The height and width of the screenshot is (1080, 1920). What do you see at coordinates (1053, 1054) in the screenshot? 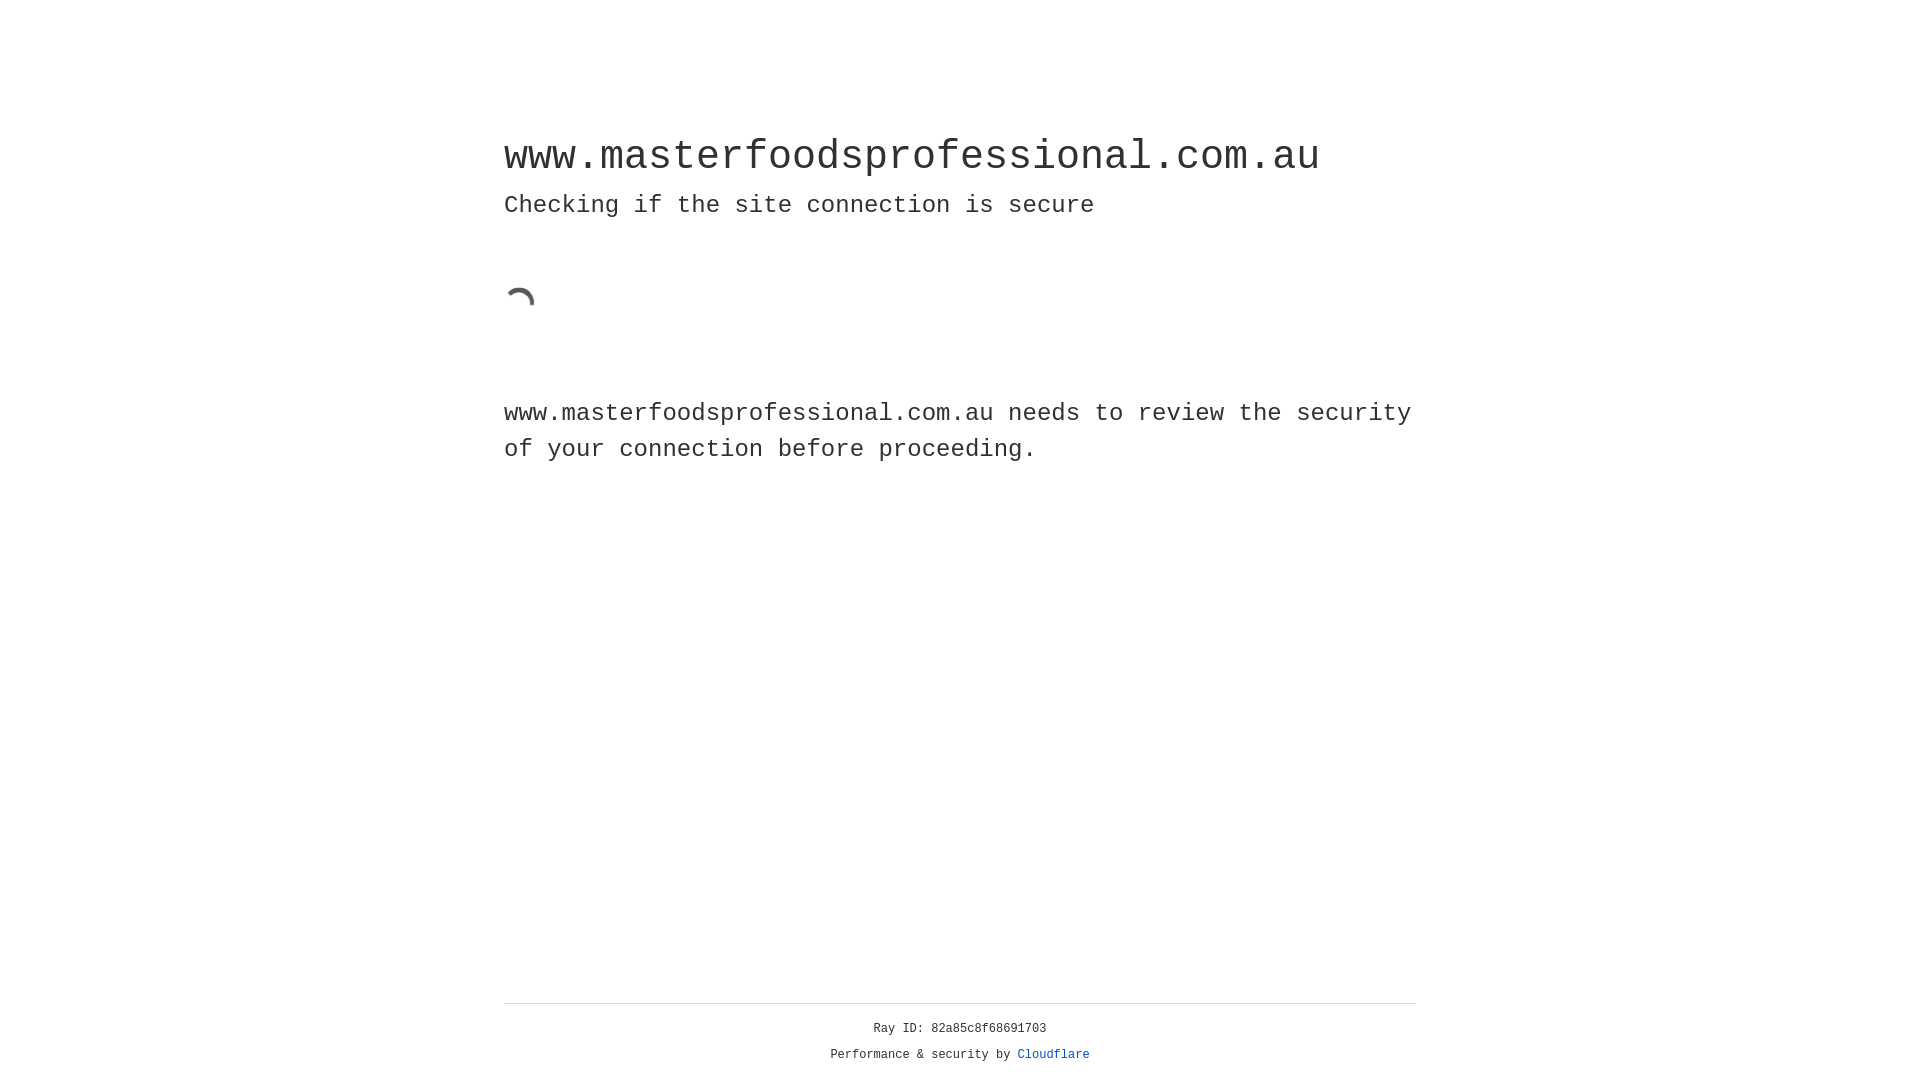
I see `'Cloudflare'` at bounding box center [1053, 1054].